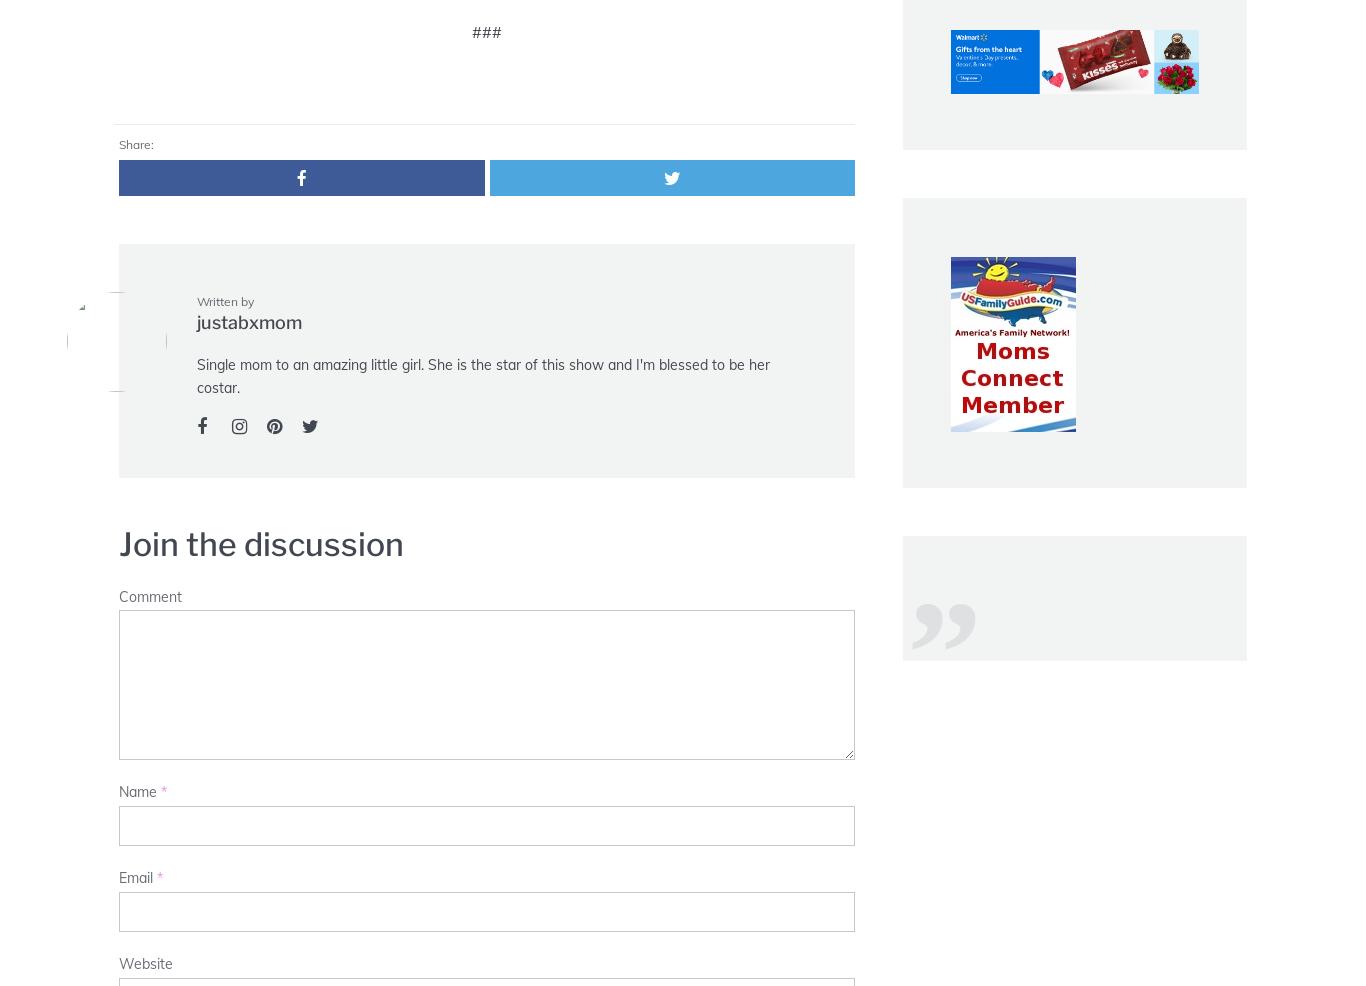 This screenshot has width=1366, height=986. I want to click on 'Email', so click(117, 877).